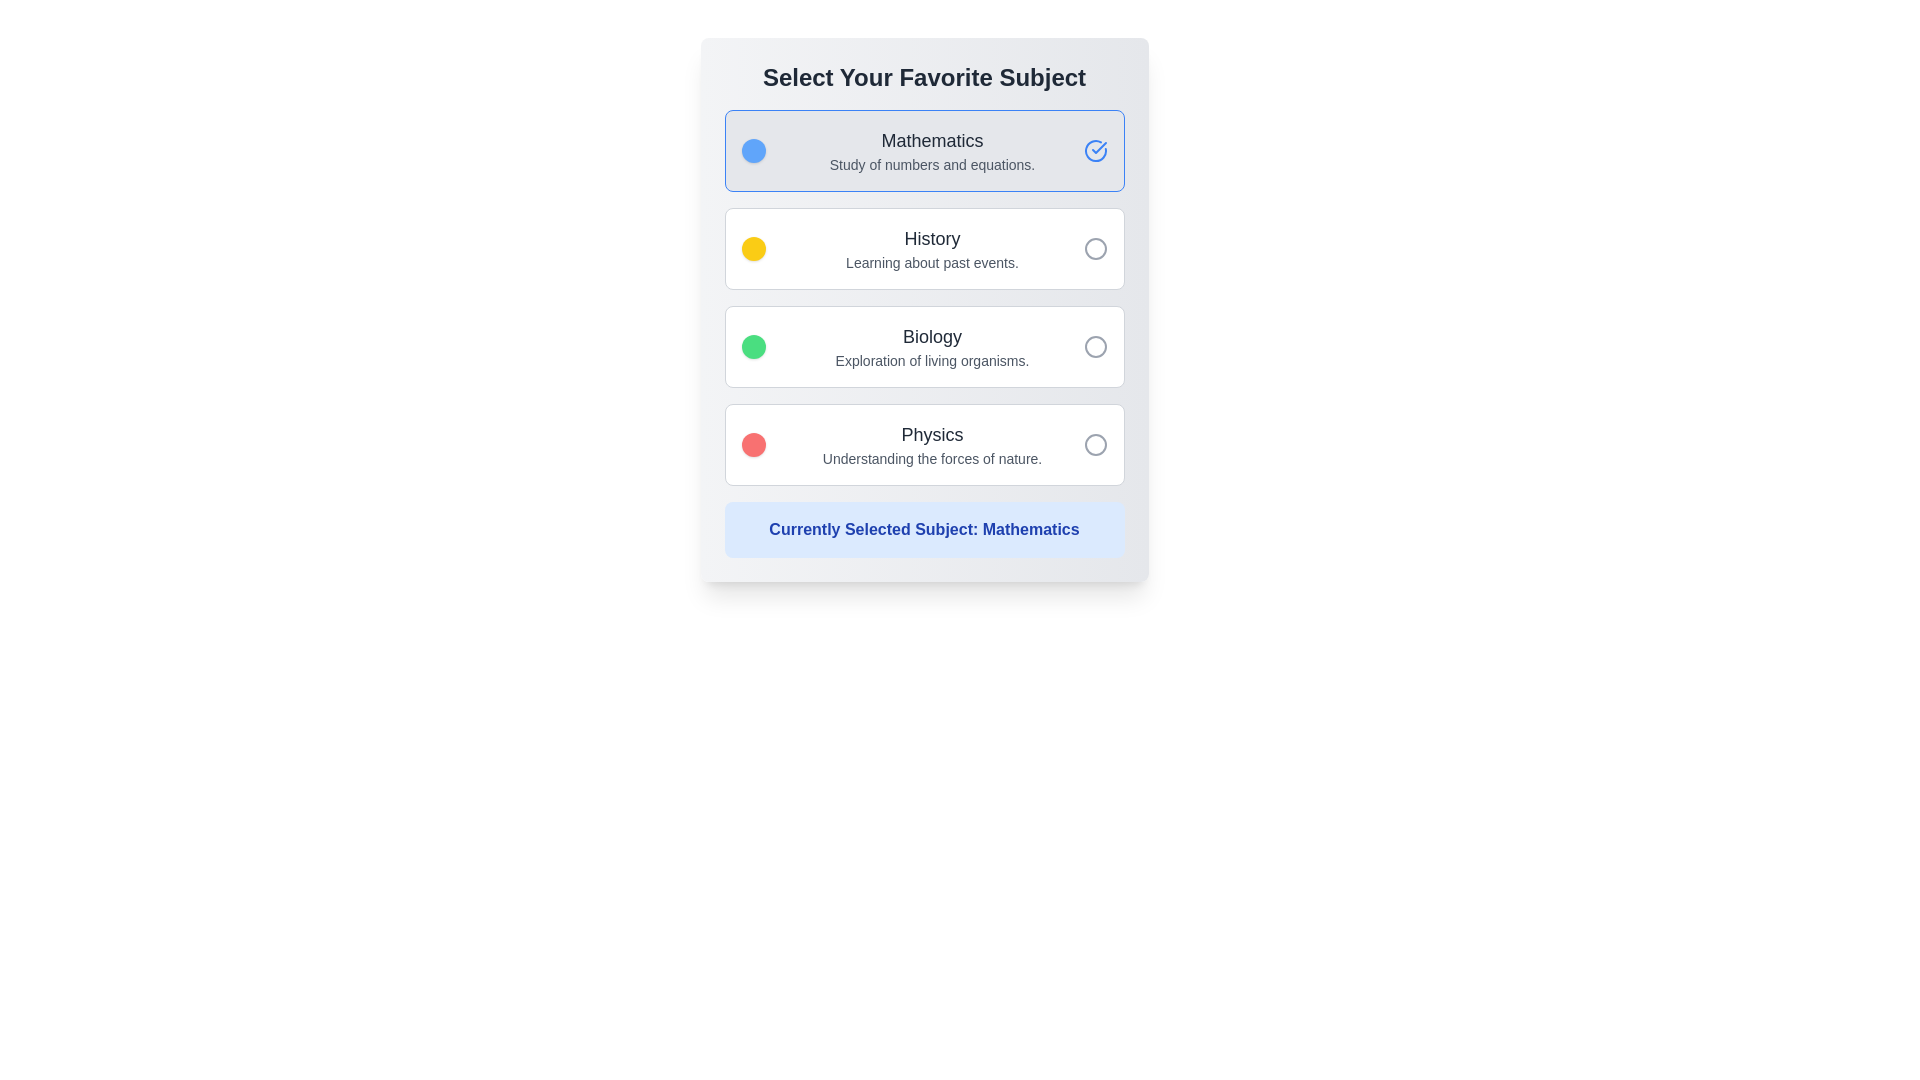  I want to click on the small green circular Decorative Badge located to the left of the 'Biology' text block to identify its associated subject, so click(752, 346).